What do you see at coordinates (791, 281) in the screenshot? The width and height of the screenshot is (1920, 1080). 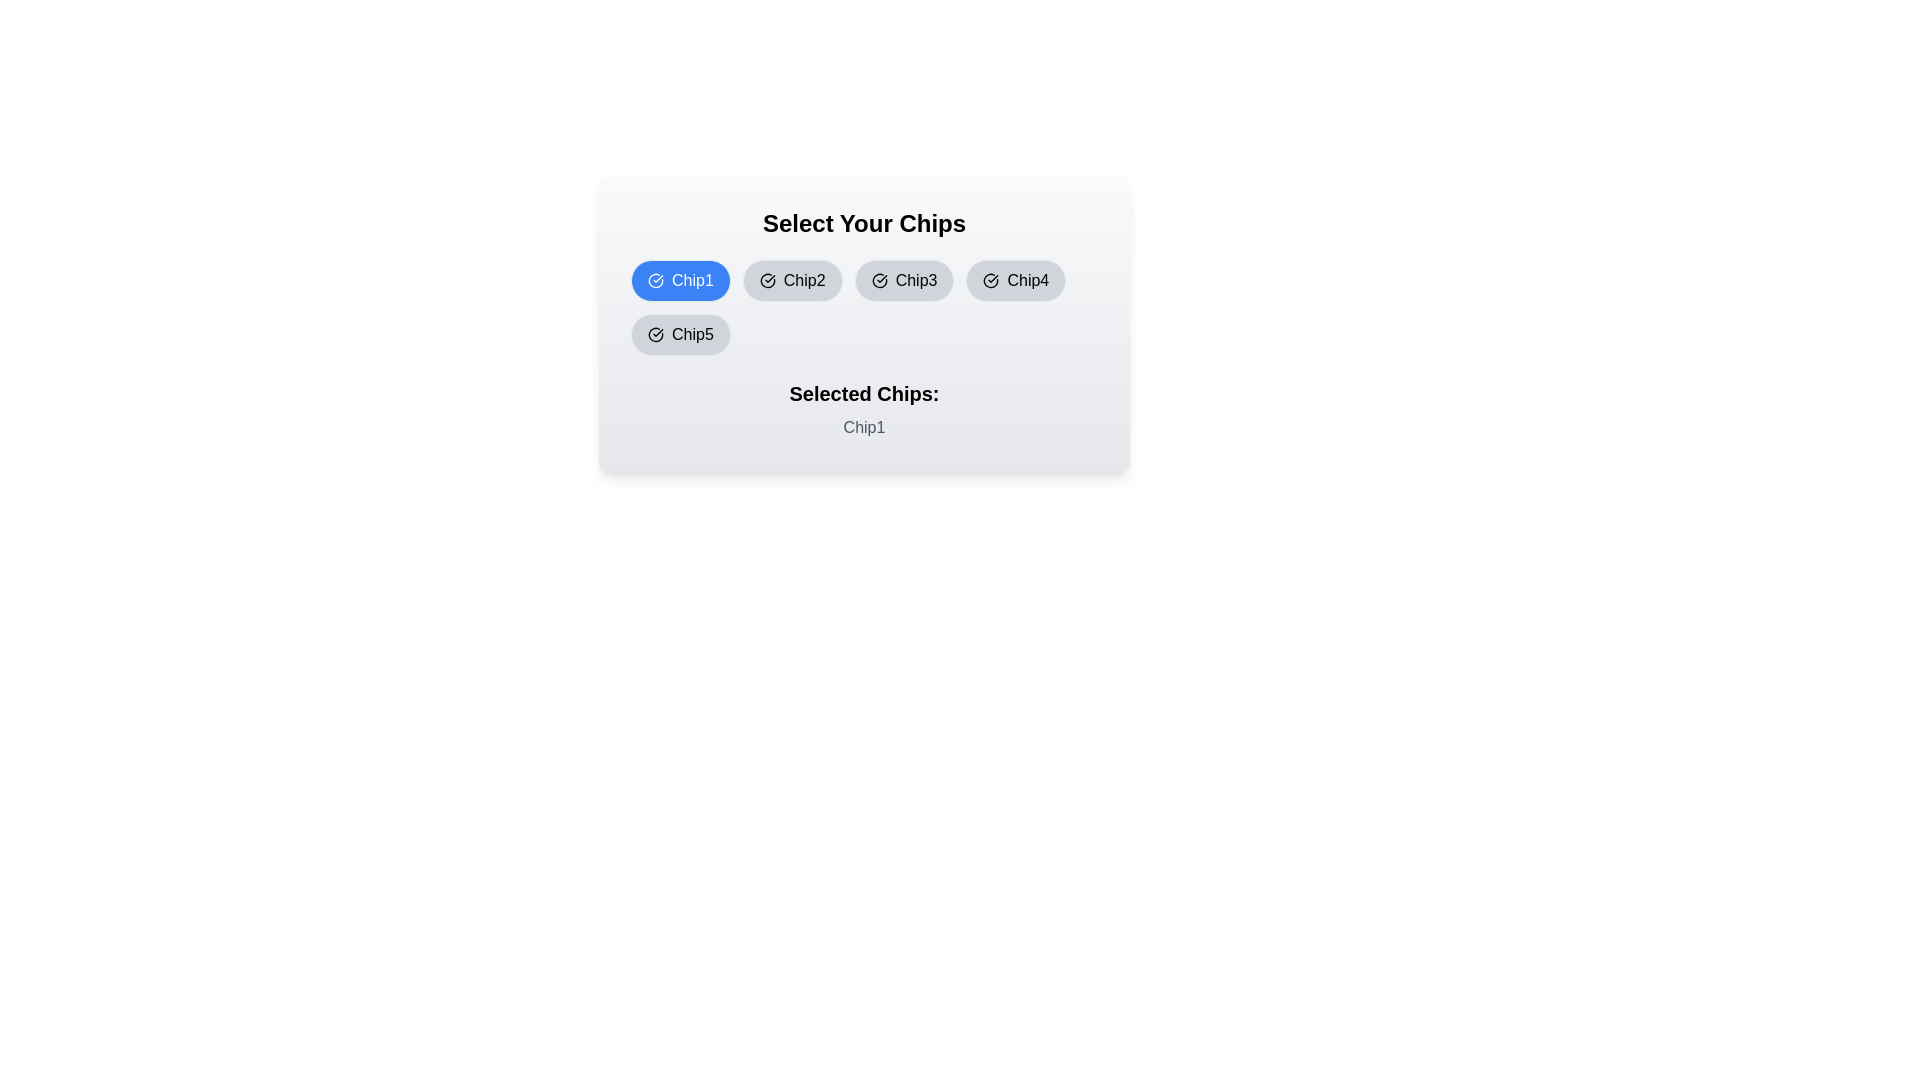 I see `the chip labeled Chip2 by clicking on it` at bounding box center [791, 281].